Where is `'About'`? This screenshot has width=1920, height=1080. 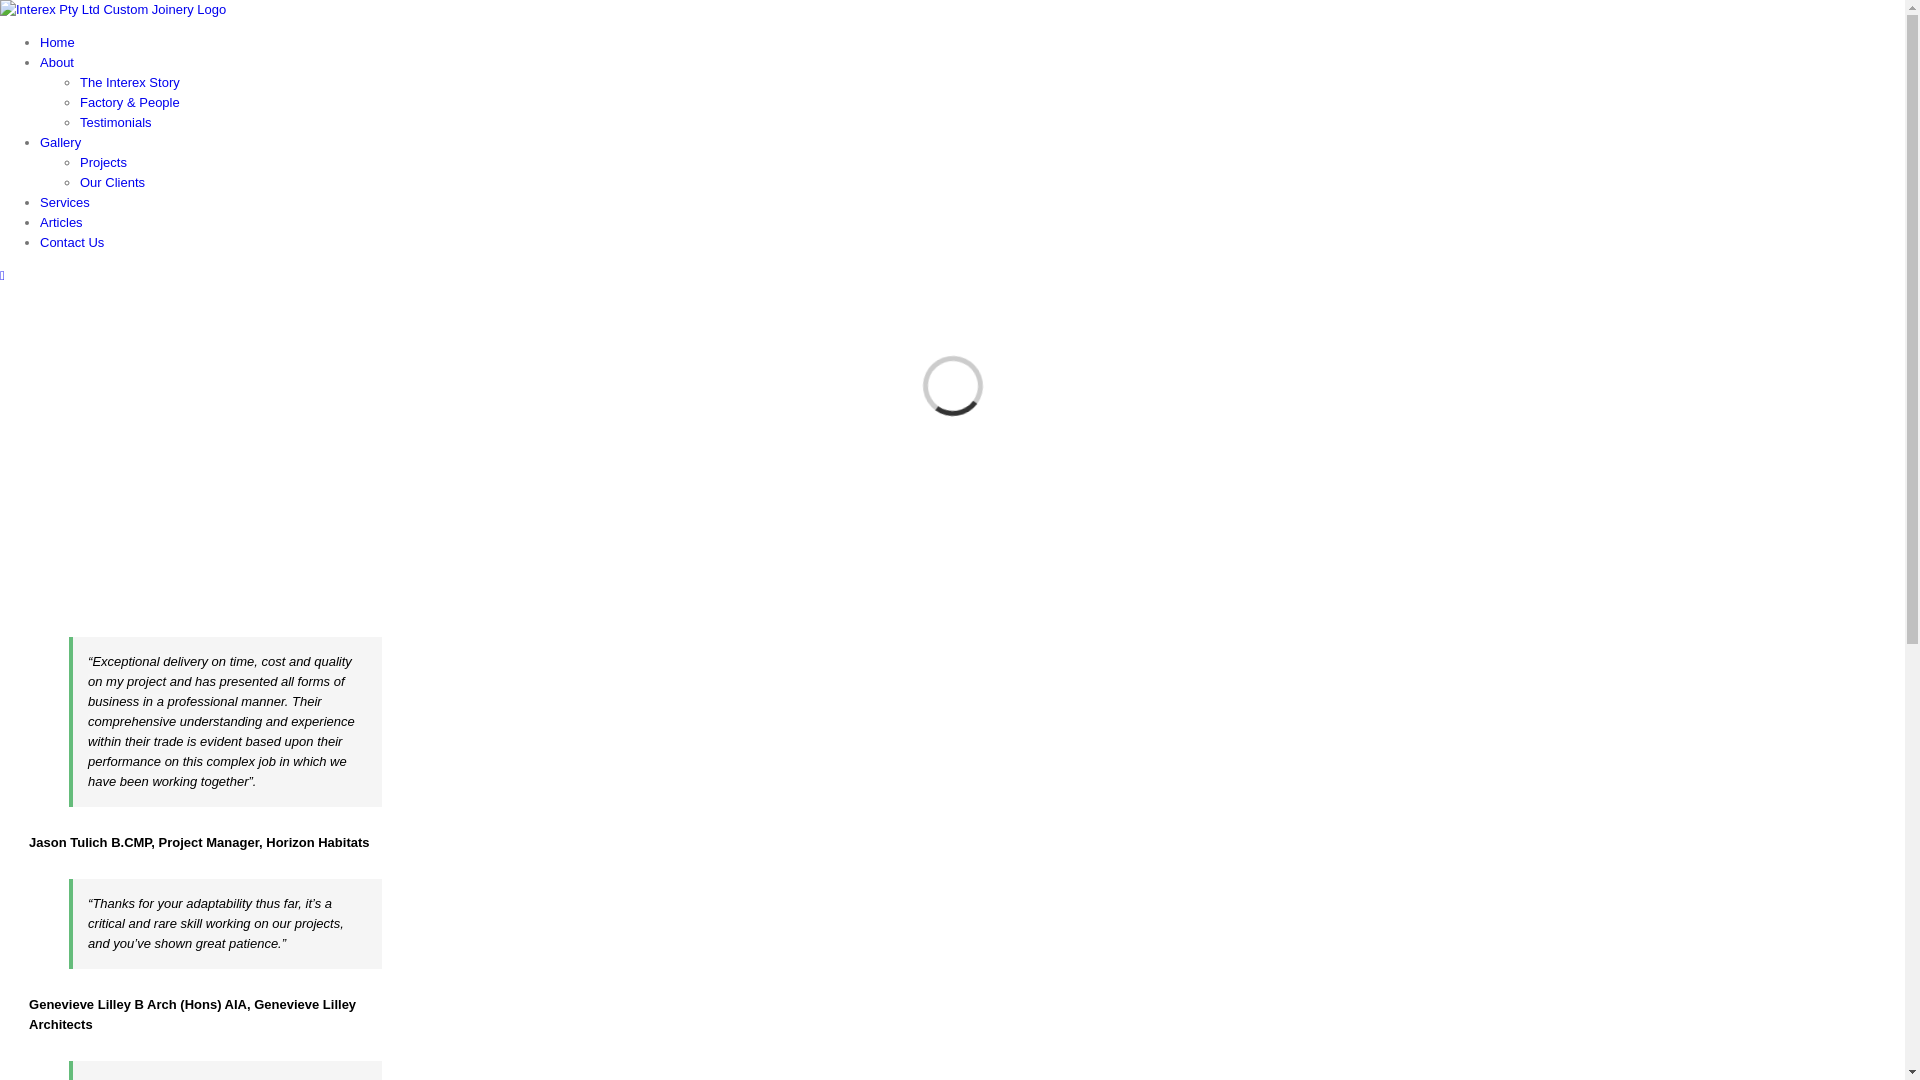 'About' is located at coordinates (57, 61).